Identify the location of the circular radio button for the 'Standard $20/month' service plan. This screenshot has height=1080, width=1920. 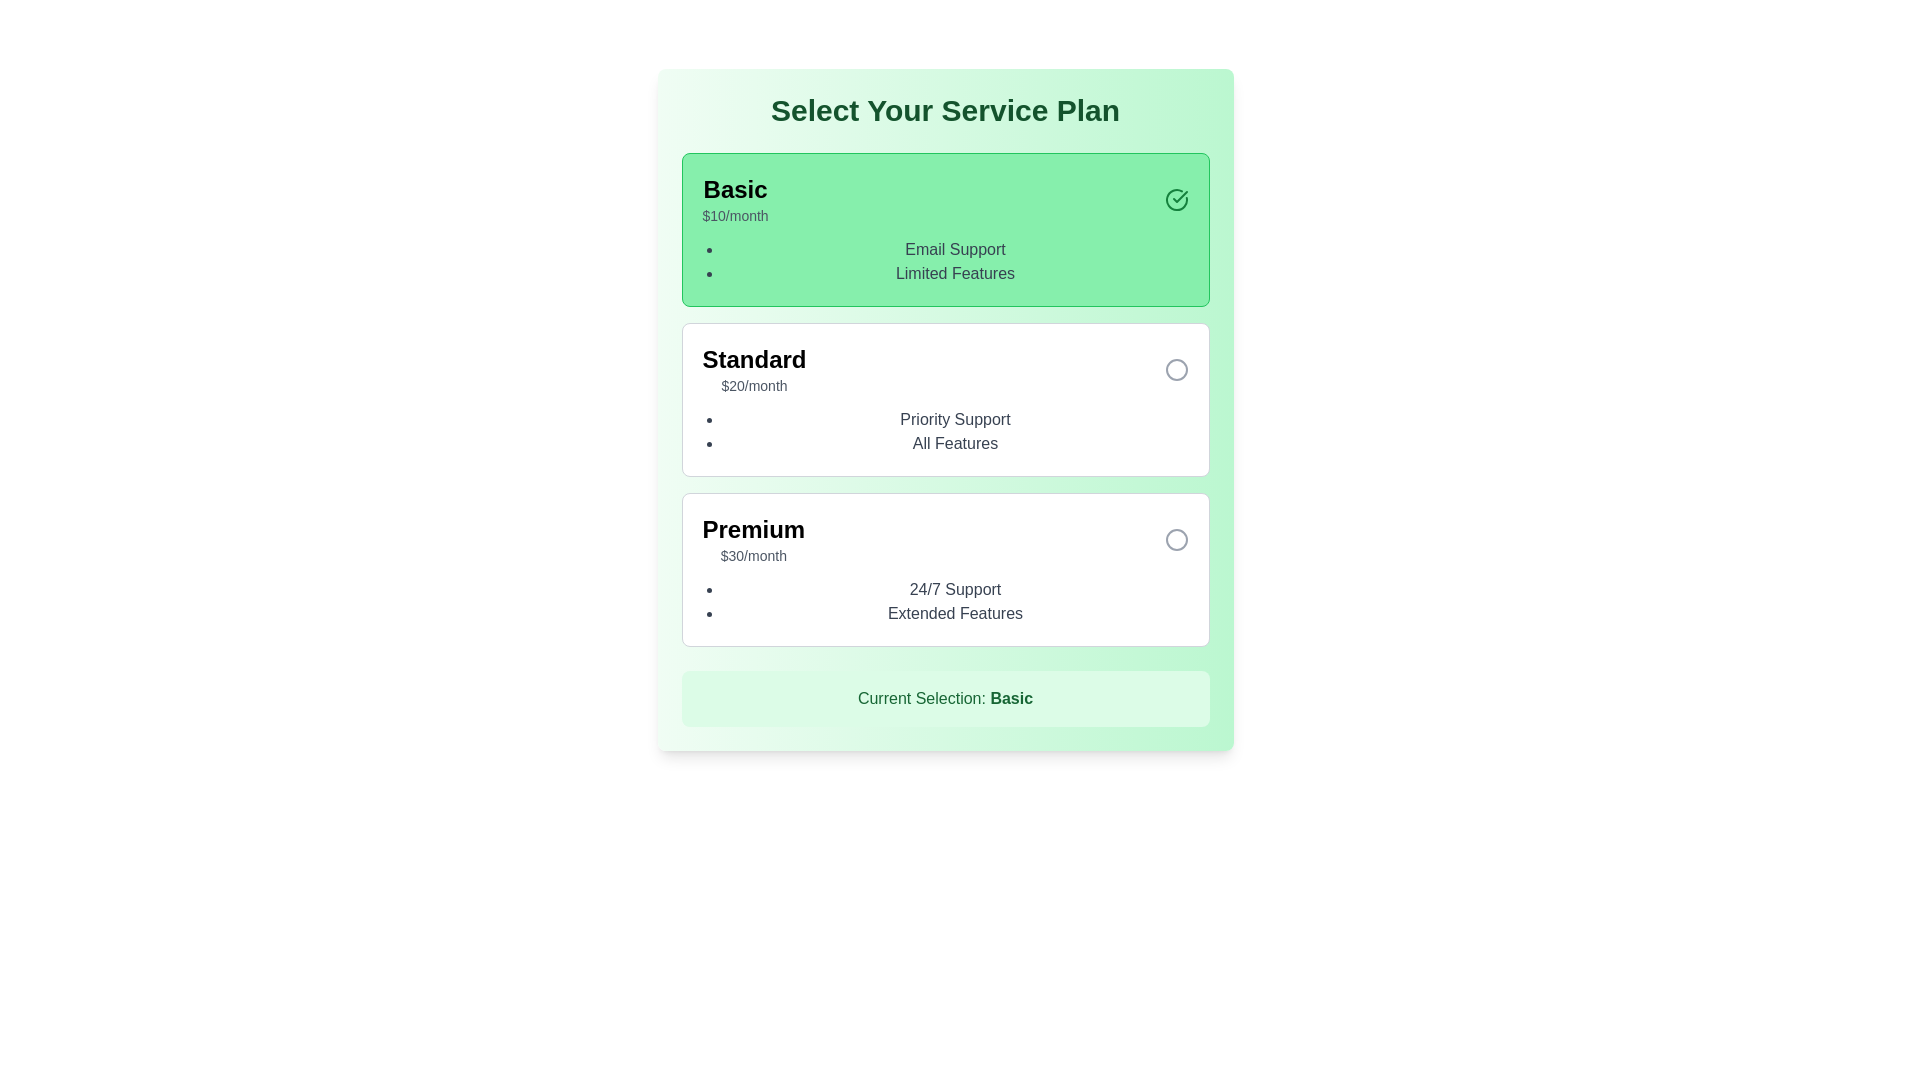
(1176, 370).